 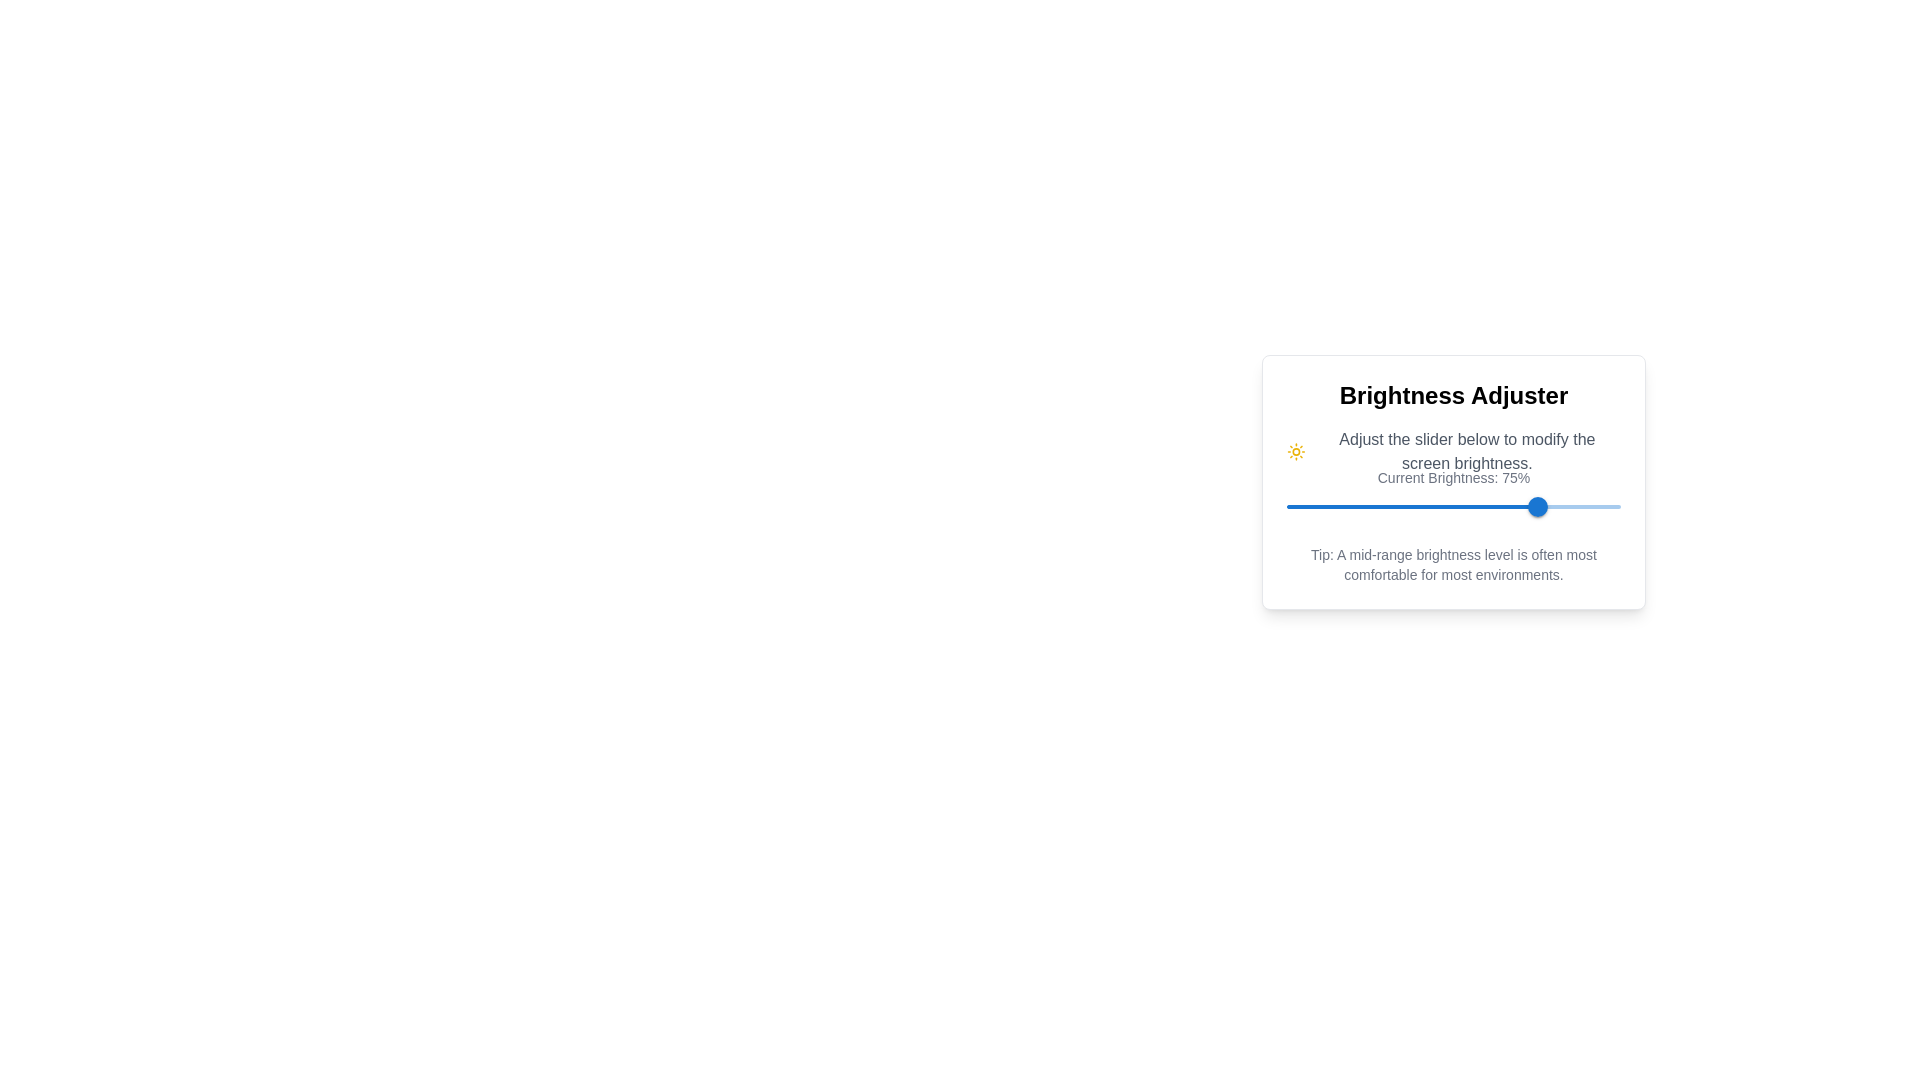 I want to click on brightness, so click(x=1399, y=505).